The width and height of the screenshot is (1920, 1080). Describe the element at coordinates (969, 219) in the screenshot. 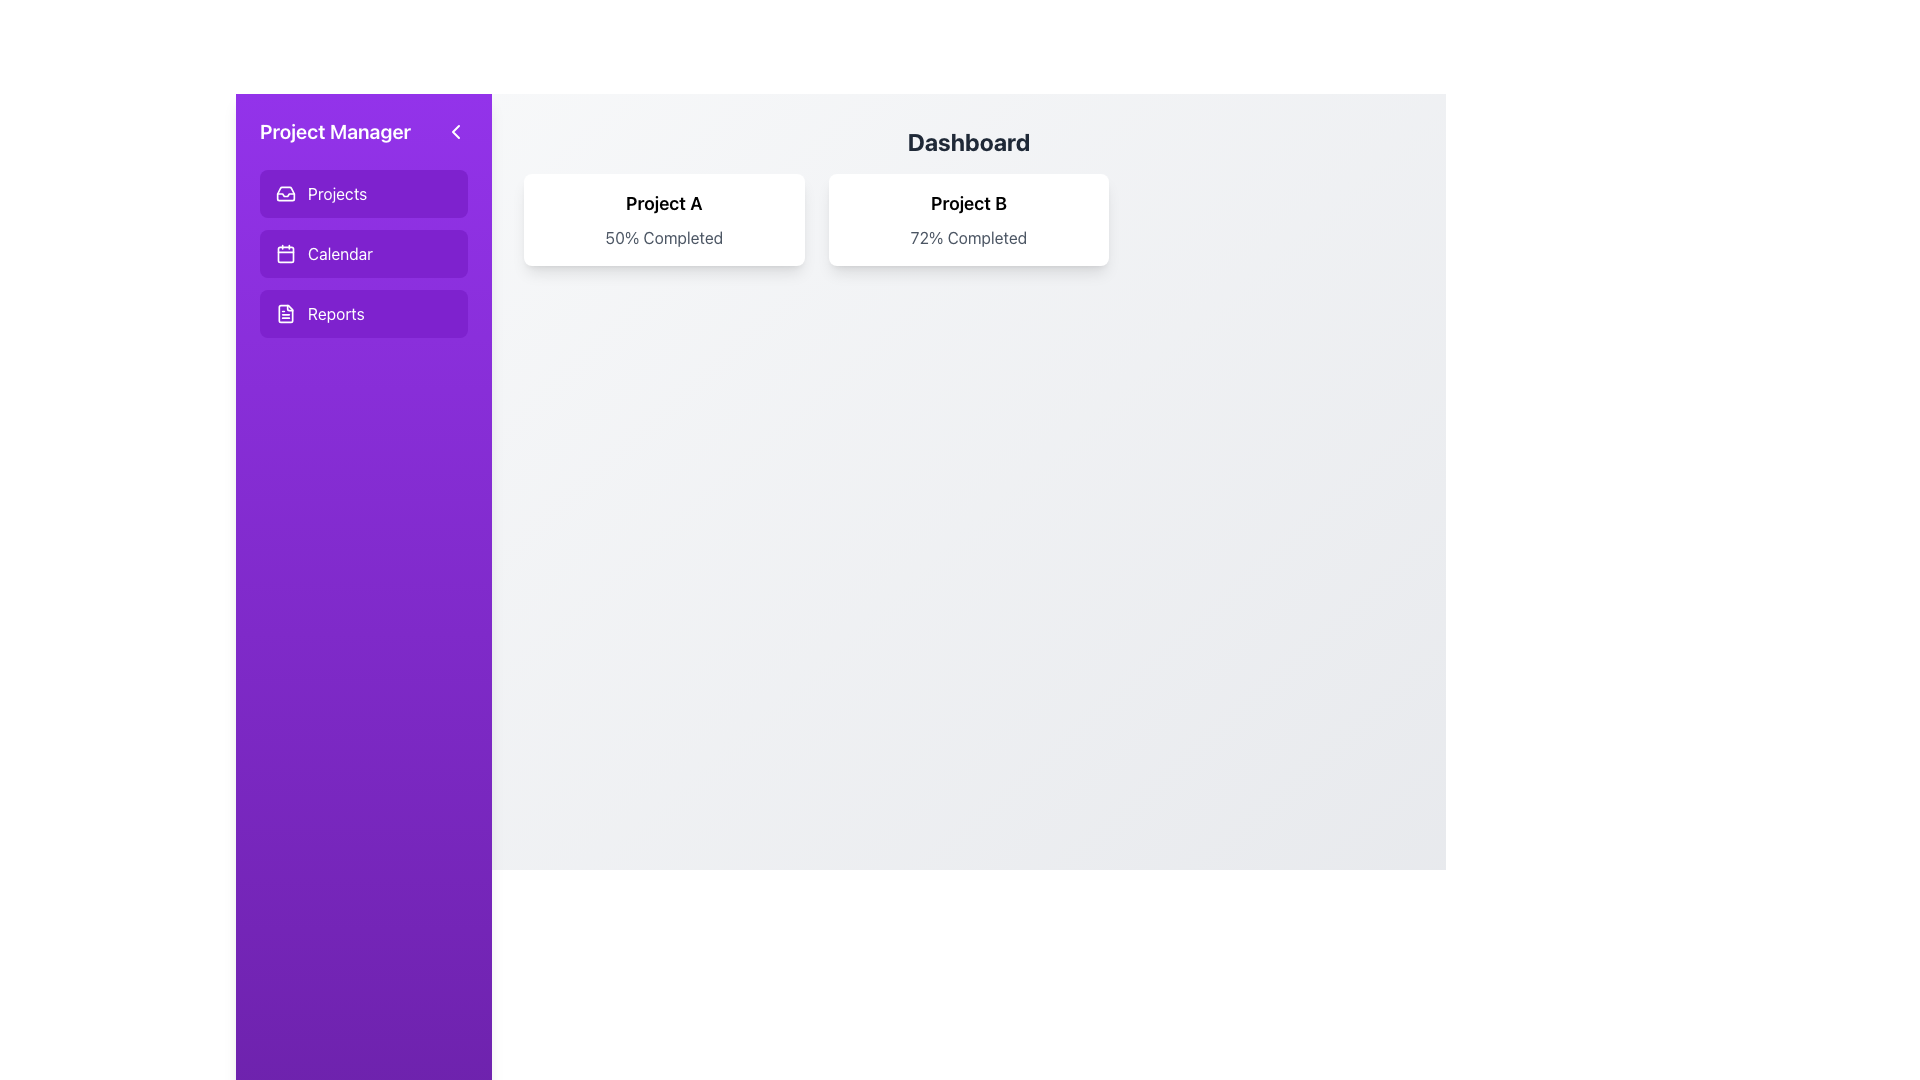

I see `the Information card displaying progress for 'Project B', which is the second card in a three-card layout` at that location.